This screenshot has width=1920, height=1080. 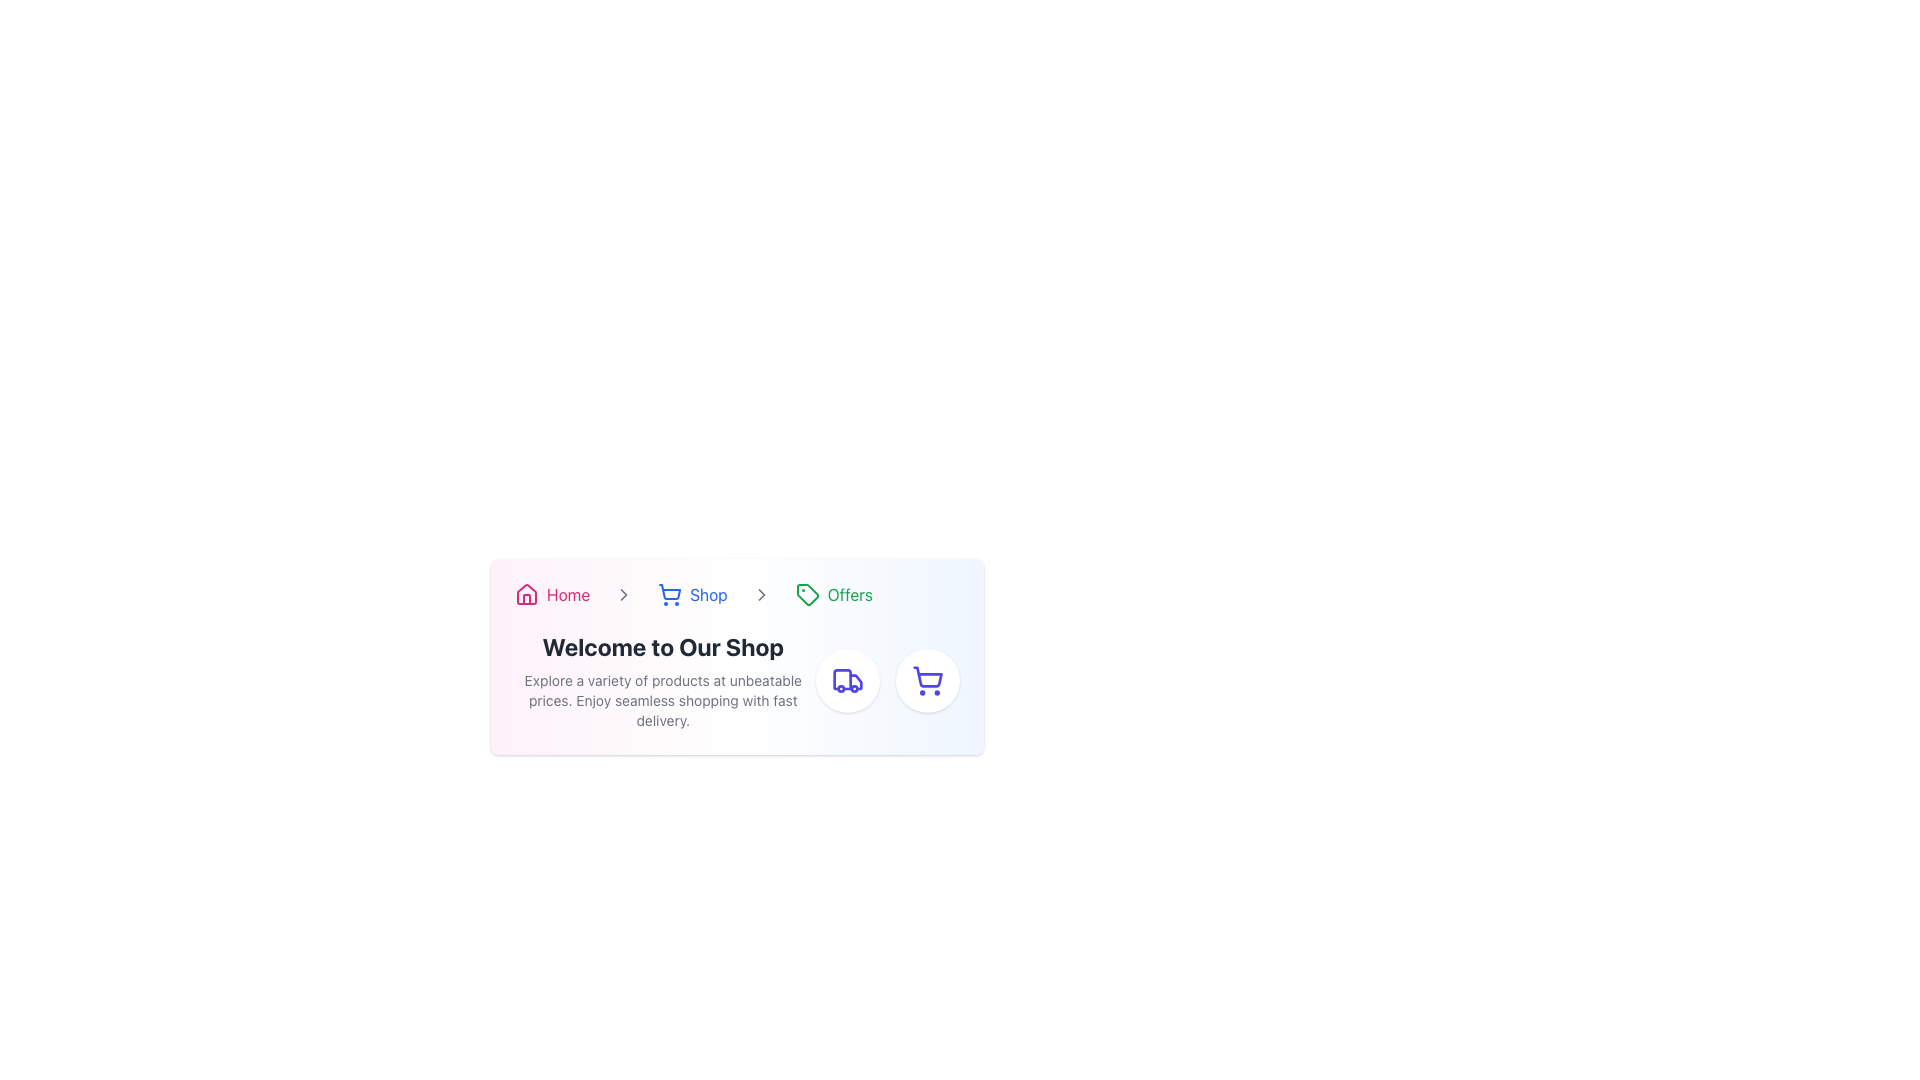 I want to click on the descriptive paragraph of the textual information block that contains the text 'Explore a variety of products at unbeatable prices. Enjoy seamless shopping with fast delivery.', so click(x=736, y=680).